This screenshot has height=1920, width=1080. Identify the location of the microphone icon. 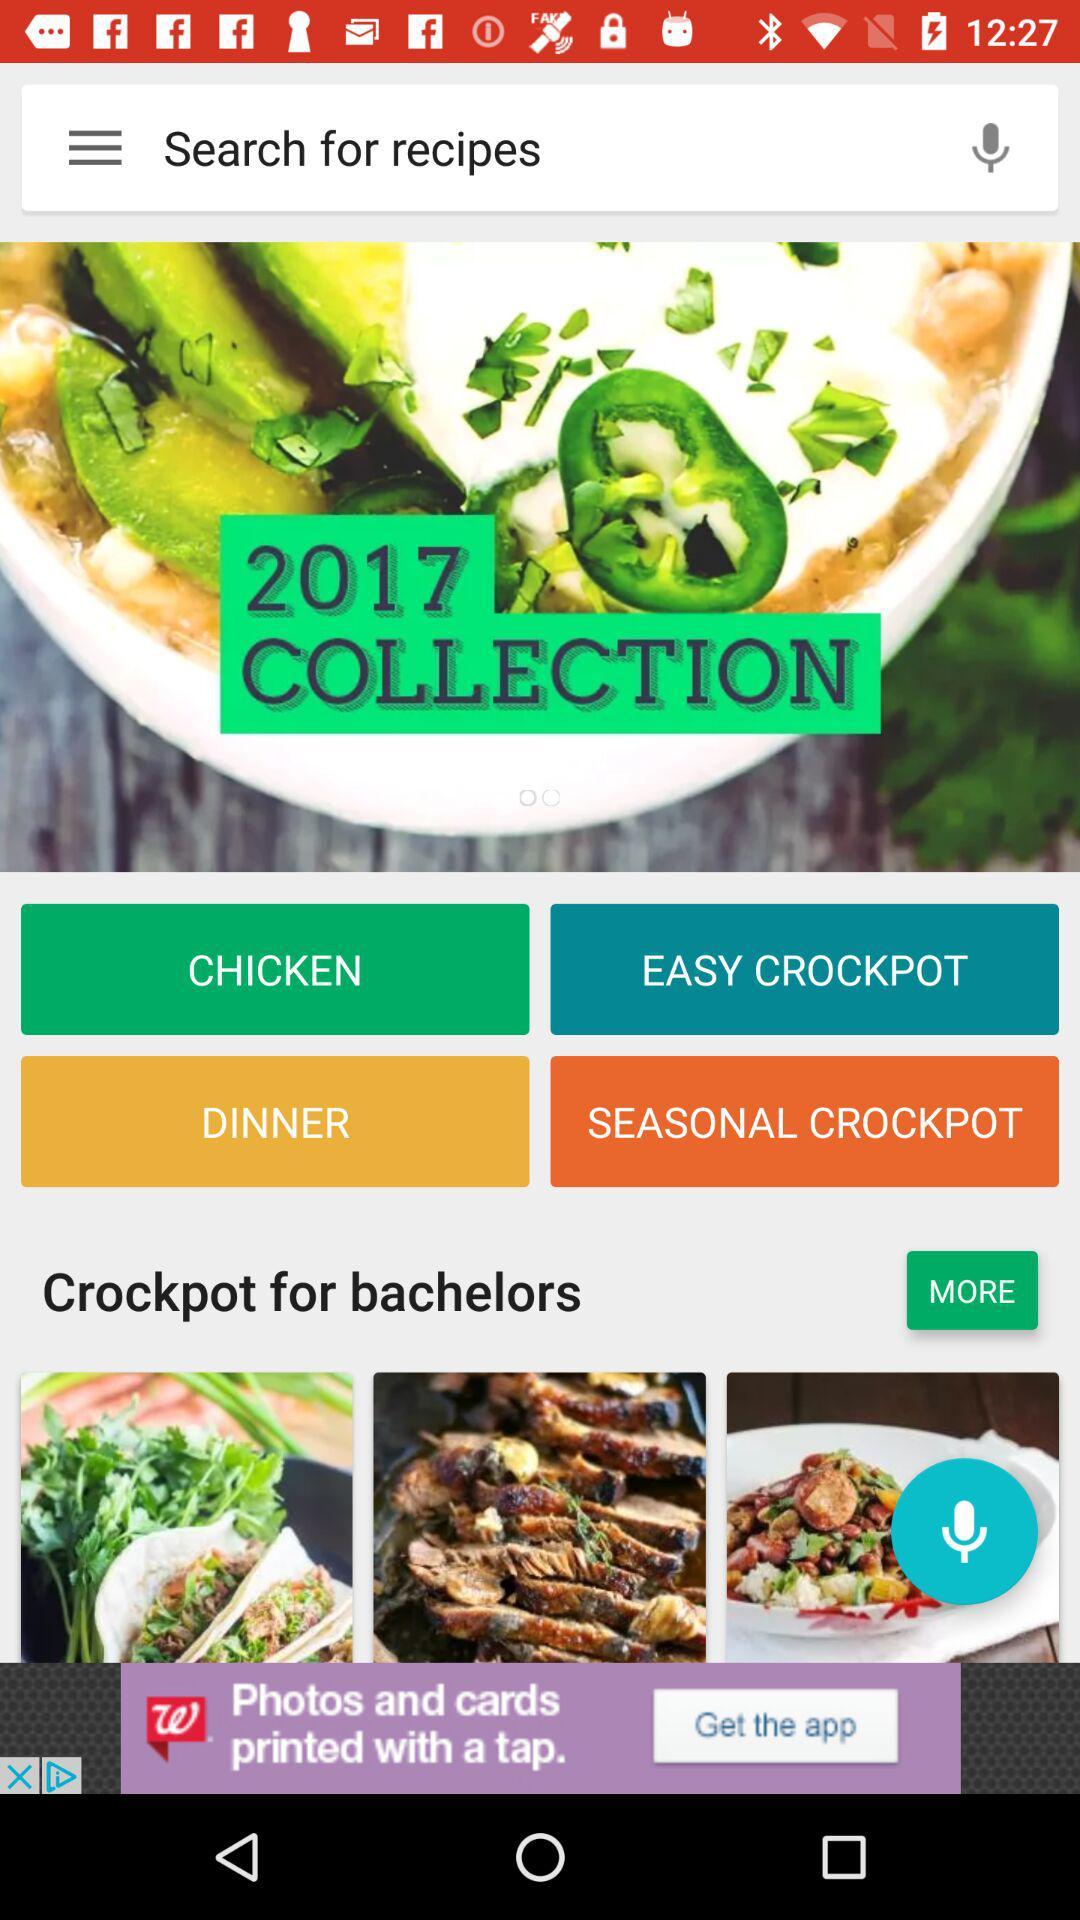
(990, 146).